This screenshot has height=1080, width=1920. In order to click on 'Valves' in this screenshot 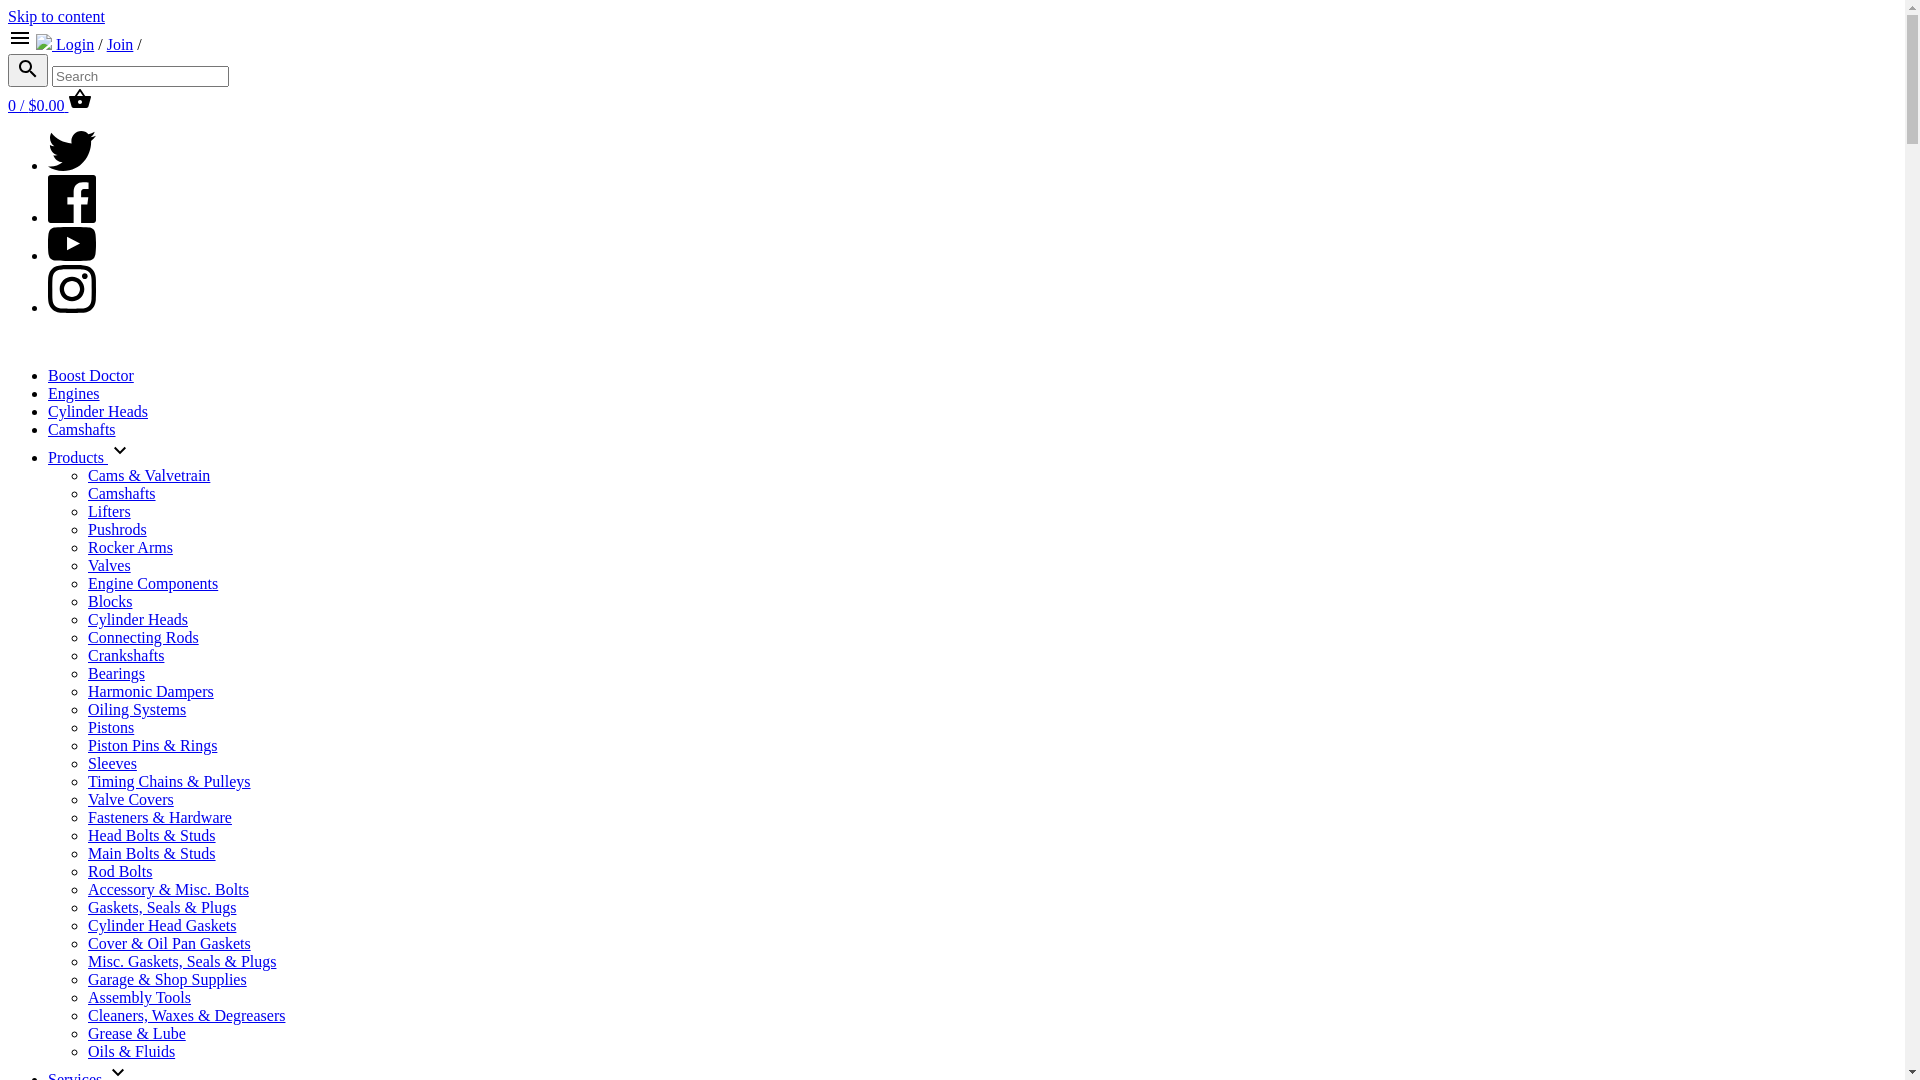, I will do `click(108, 565)`.